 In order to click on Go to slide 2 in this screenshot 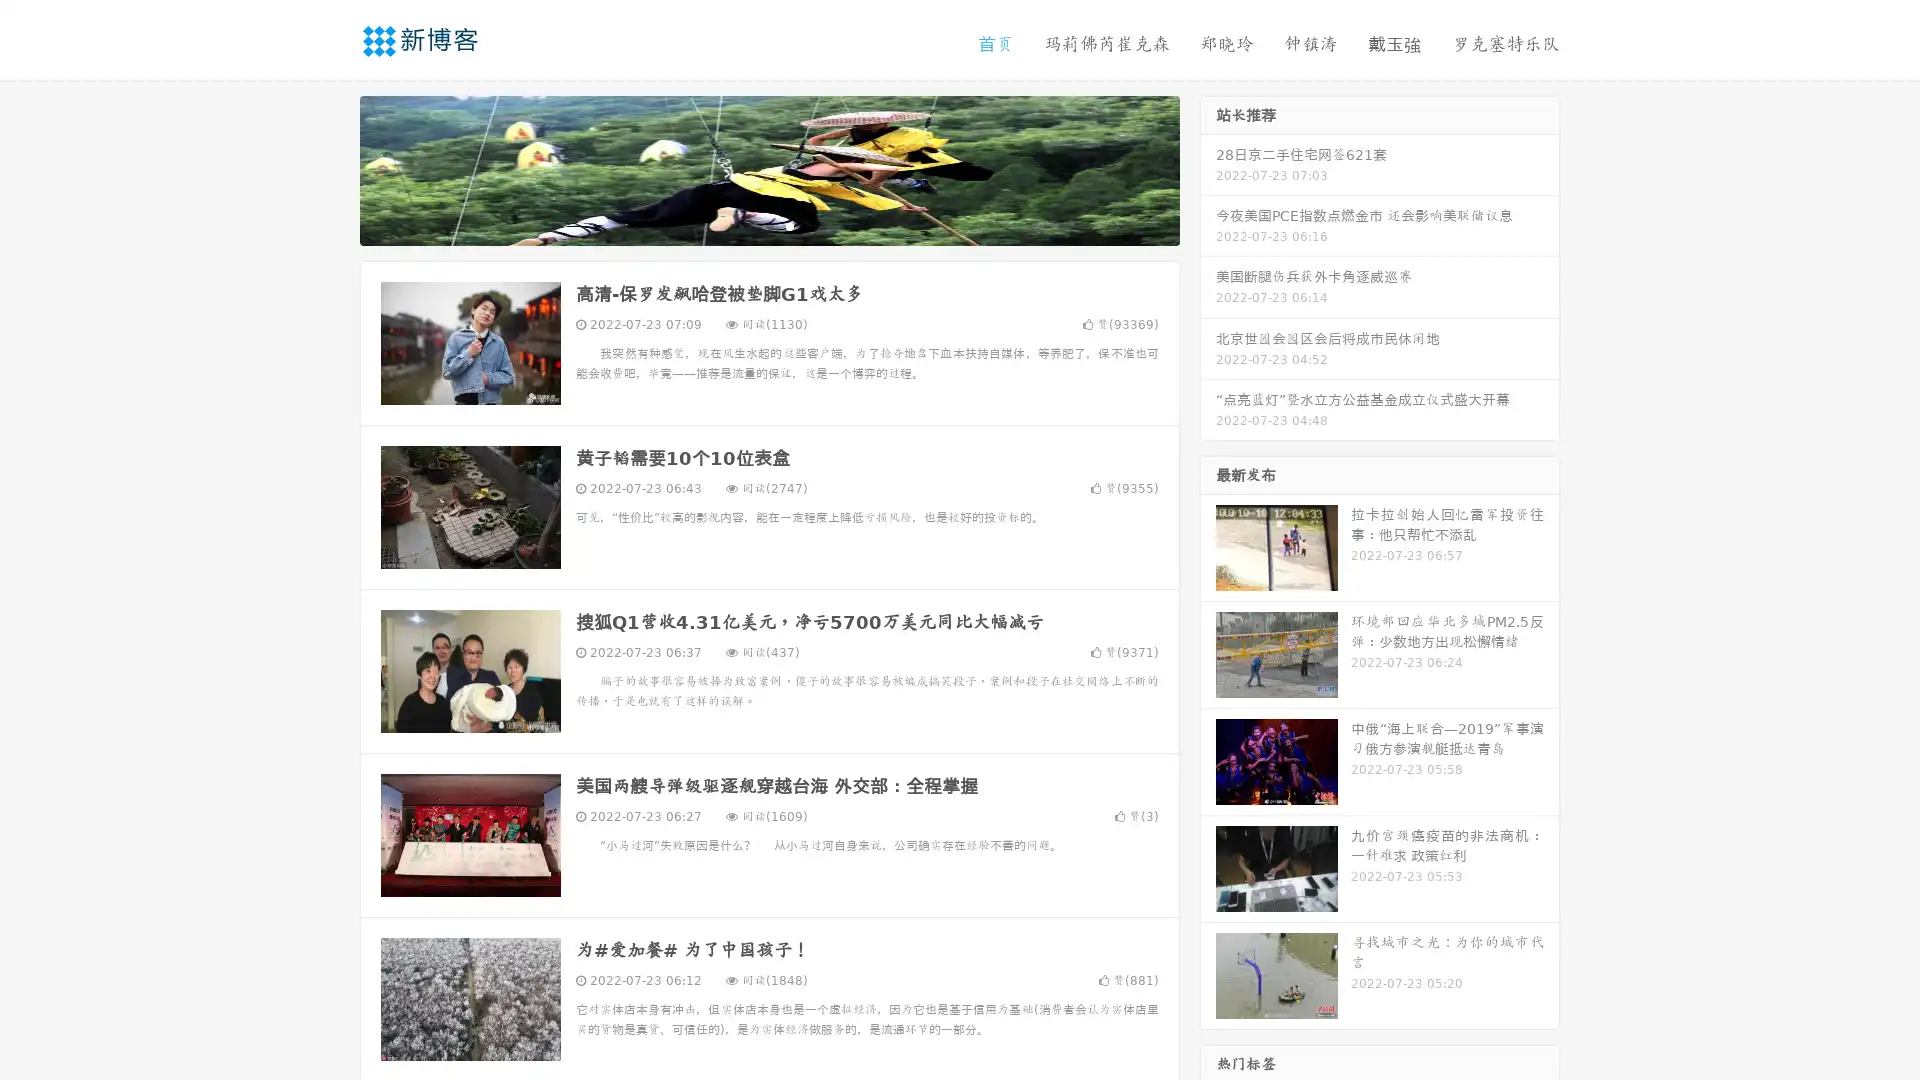, I will do `click(768, 225)`.